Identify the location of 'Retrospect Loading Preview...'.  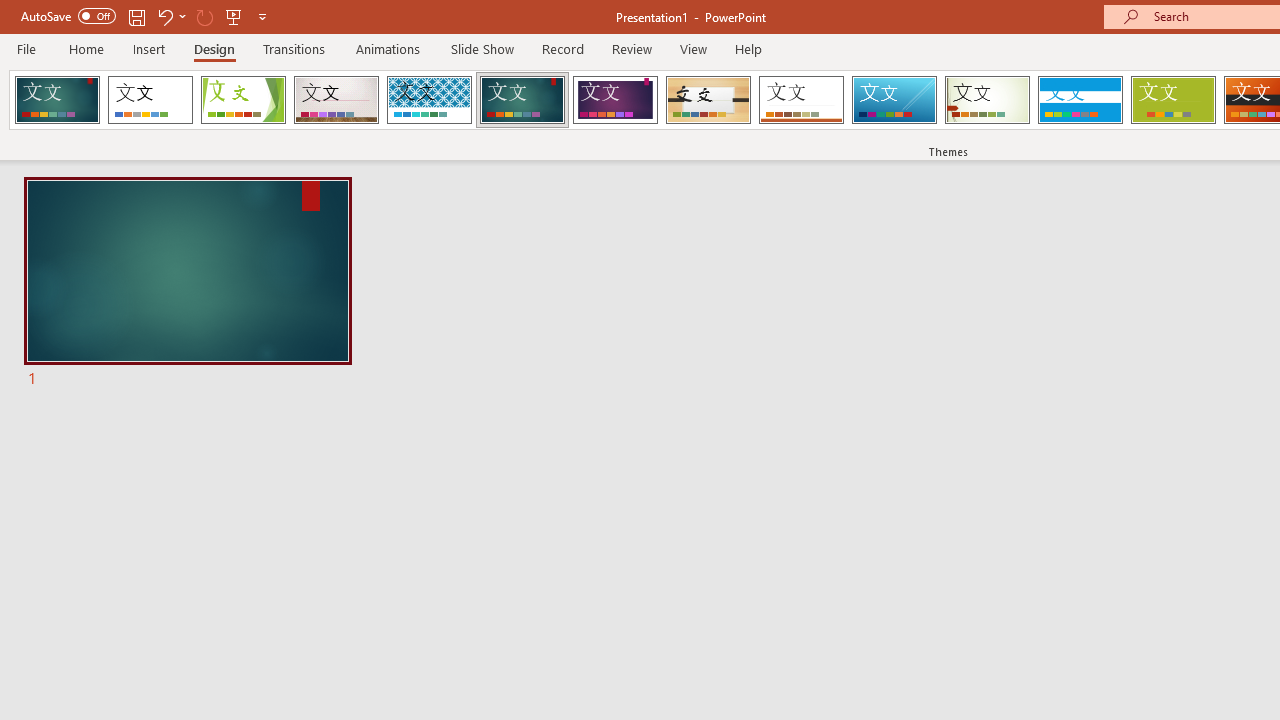
(801, 100).